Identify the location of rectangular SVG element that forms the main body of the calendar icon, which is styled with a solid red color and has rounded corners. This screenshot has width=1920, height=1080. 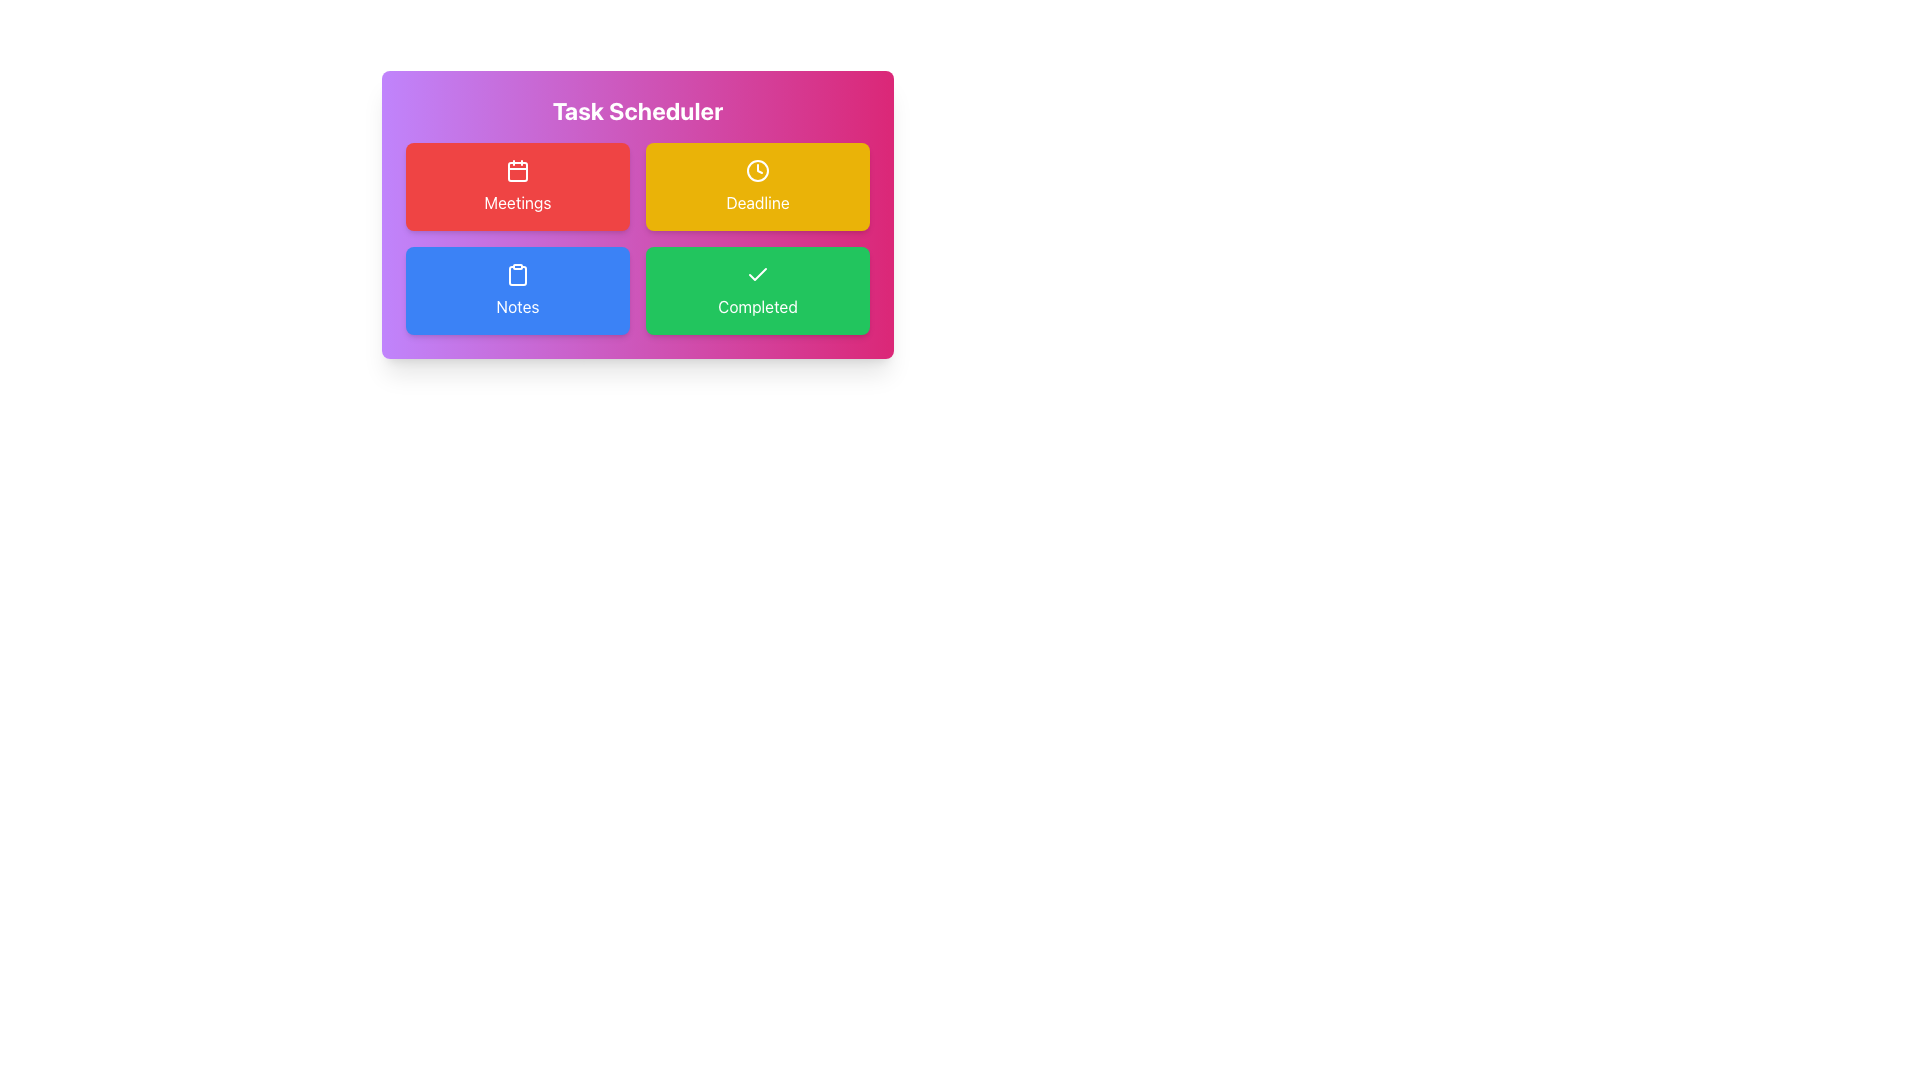
(518, 171).